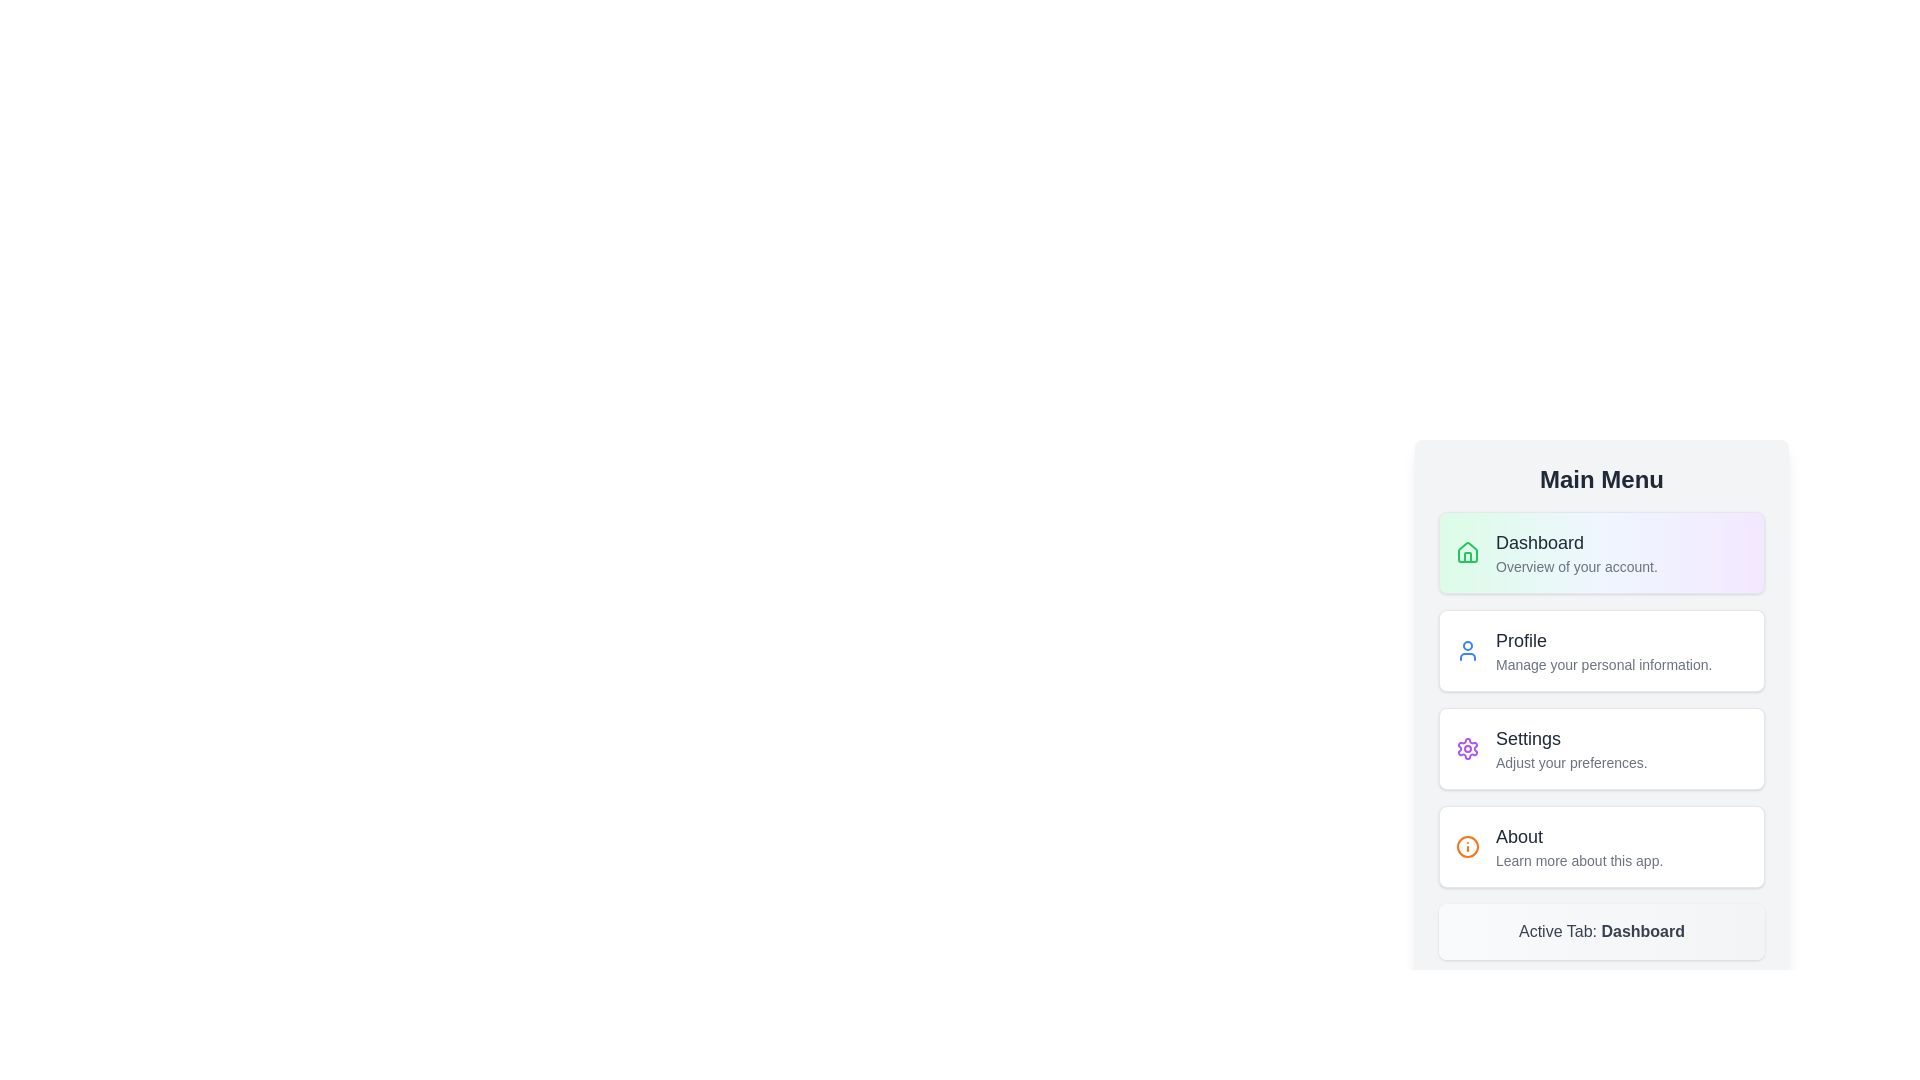  I want to click on the menu item labeled Settings to activate its tab, so click(1602, 748).